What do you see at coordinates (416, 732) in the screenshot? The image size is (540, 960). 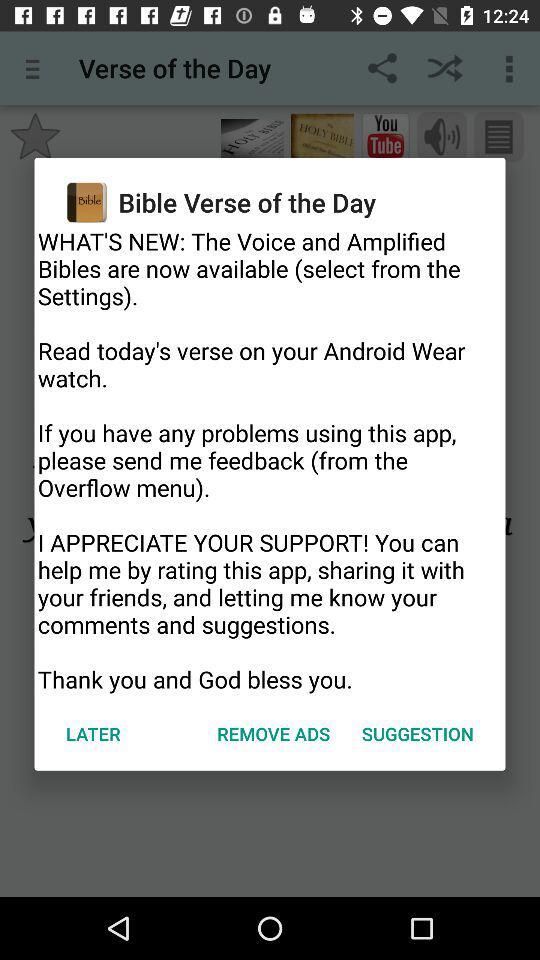 I see `icon to the right of the remove ads` at bounding box center [416, 732].